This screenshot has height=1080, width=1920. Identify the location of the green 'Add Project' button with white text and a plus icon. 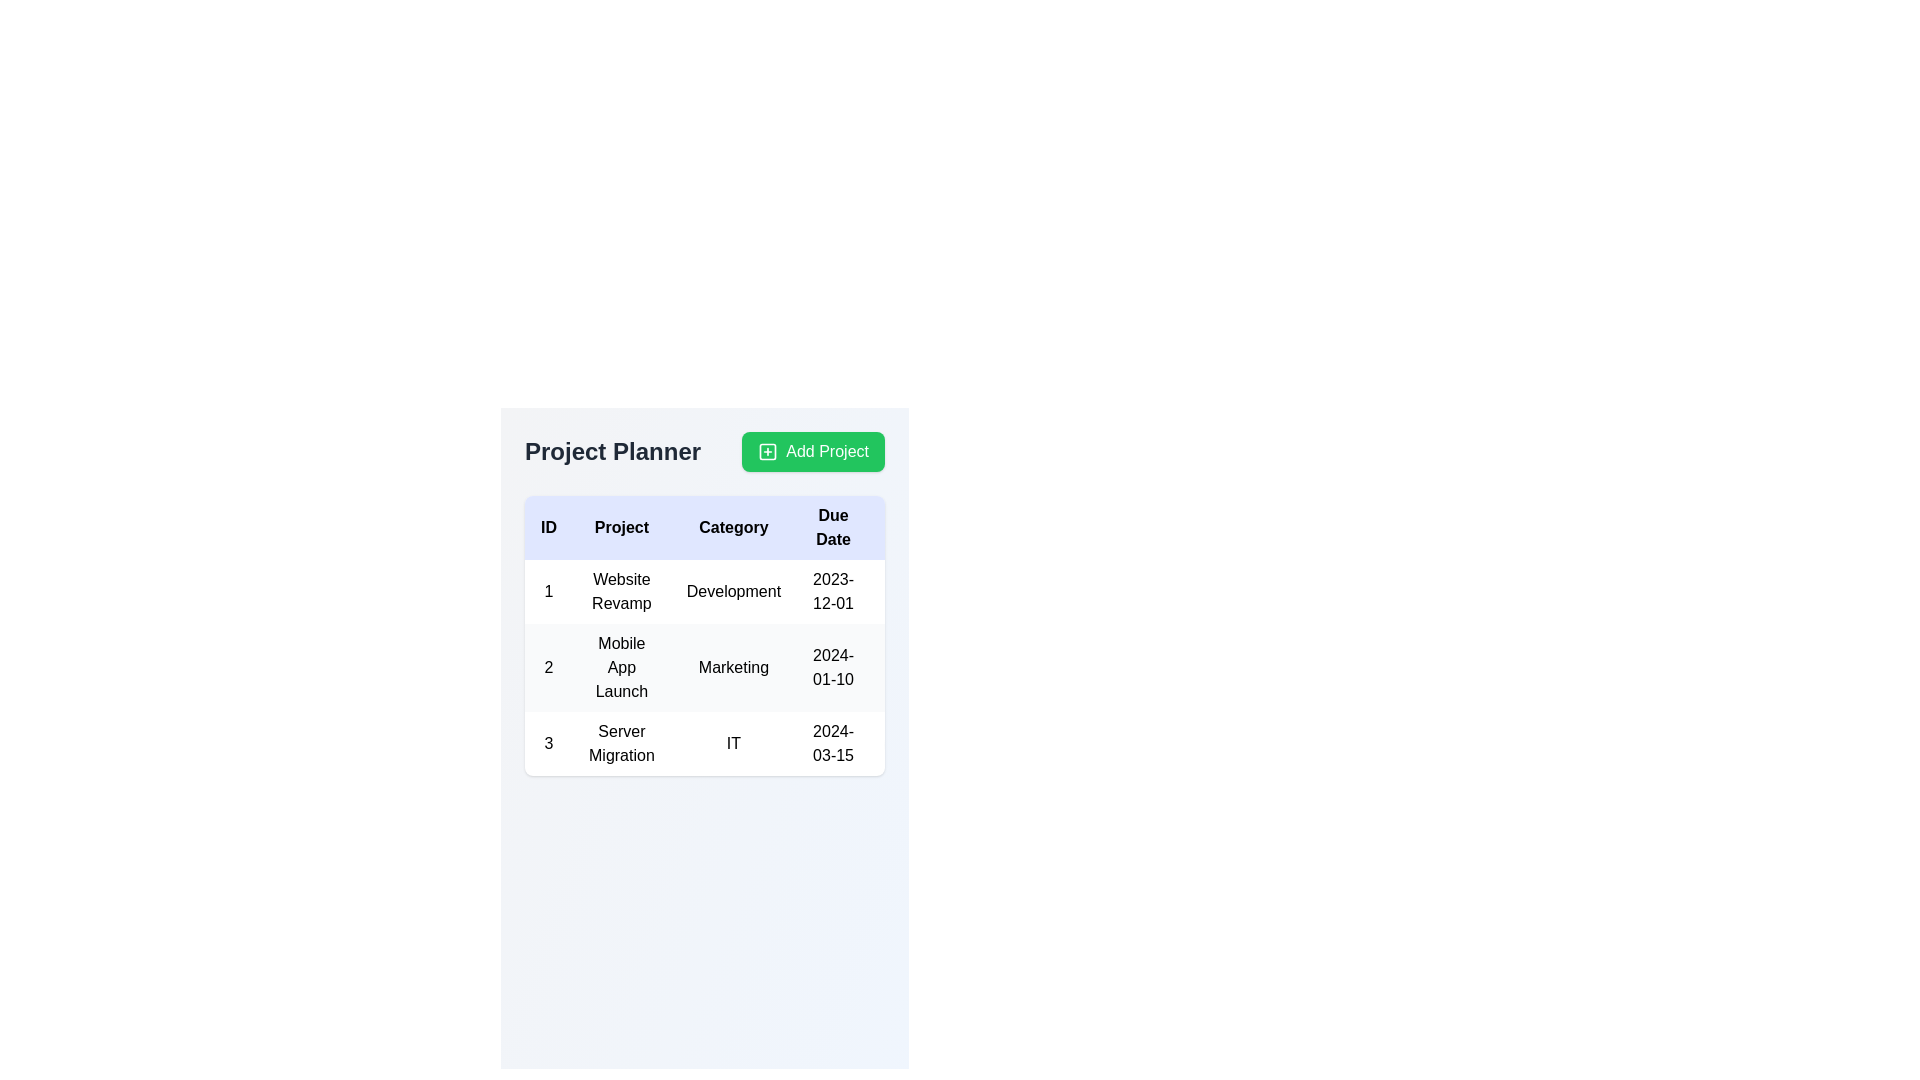
(813, 451).